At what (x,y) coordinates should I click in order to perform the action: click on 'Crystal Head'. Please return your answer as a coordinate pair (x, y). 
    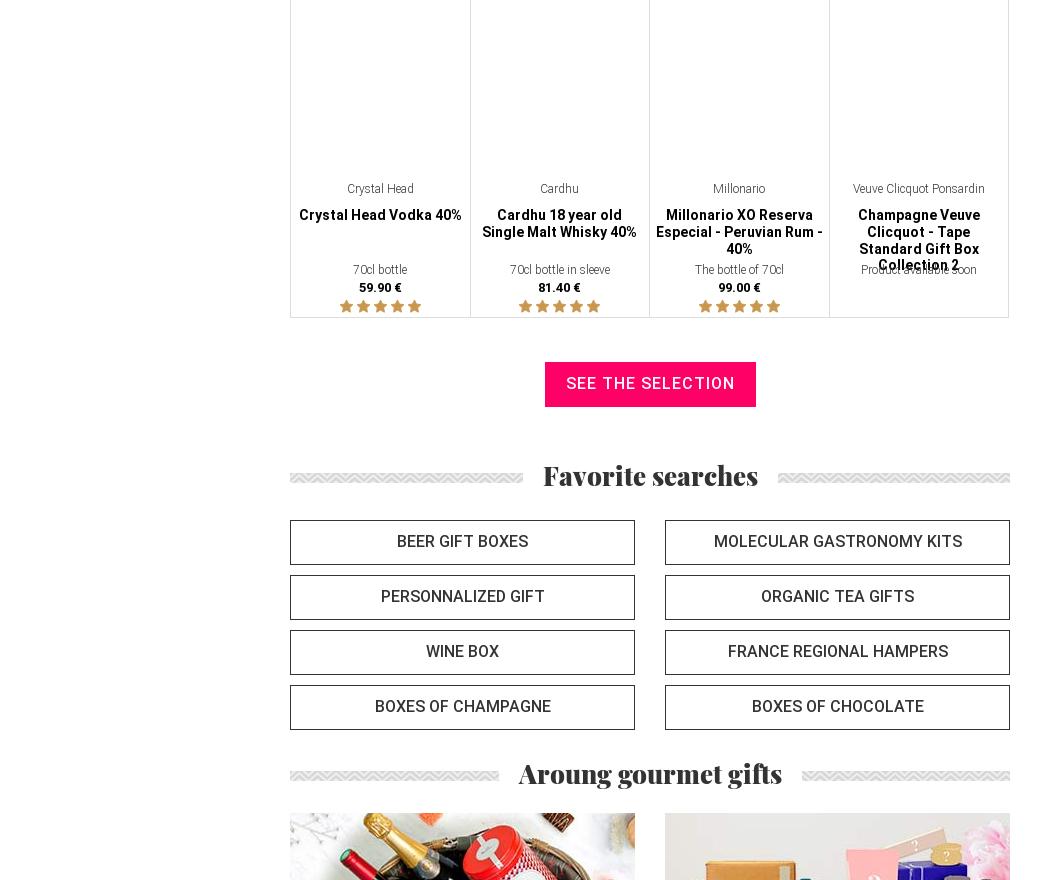
    Looking at the image, I should click on (344, 187).